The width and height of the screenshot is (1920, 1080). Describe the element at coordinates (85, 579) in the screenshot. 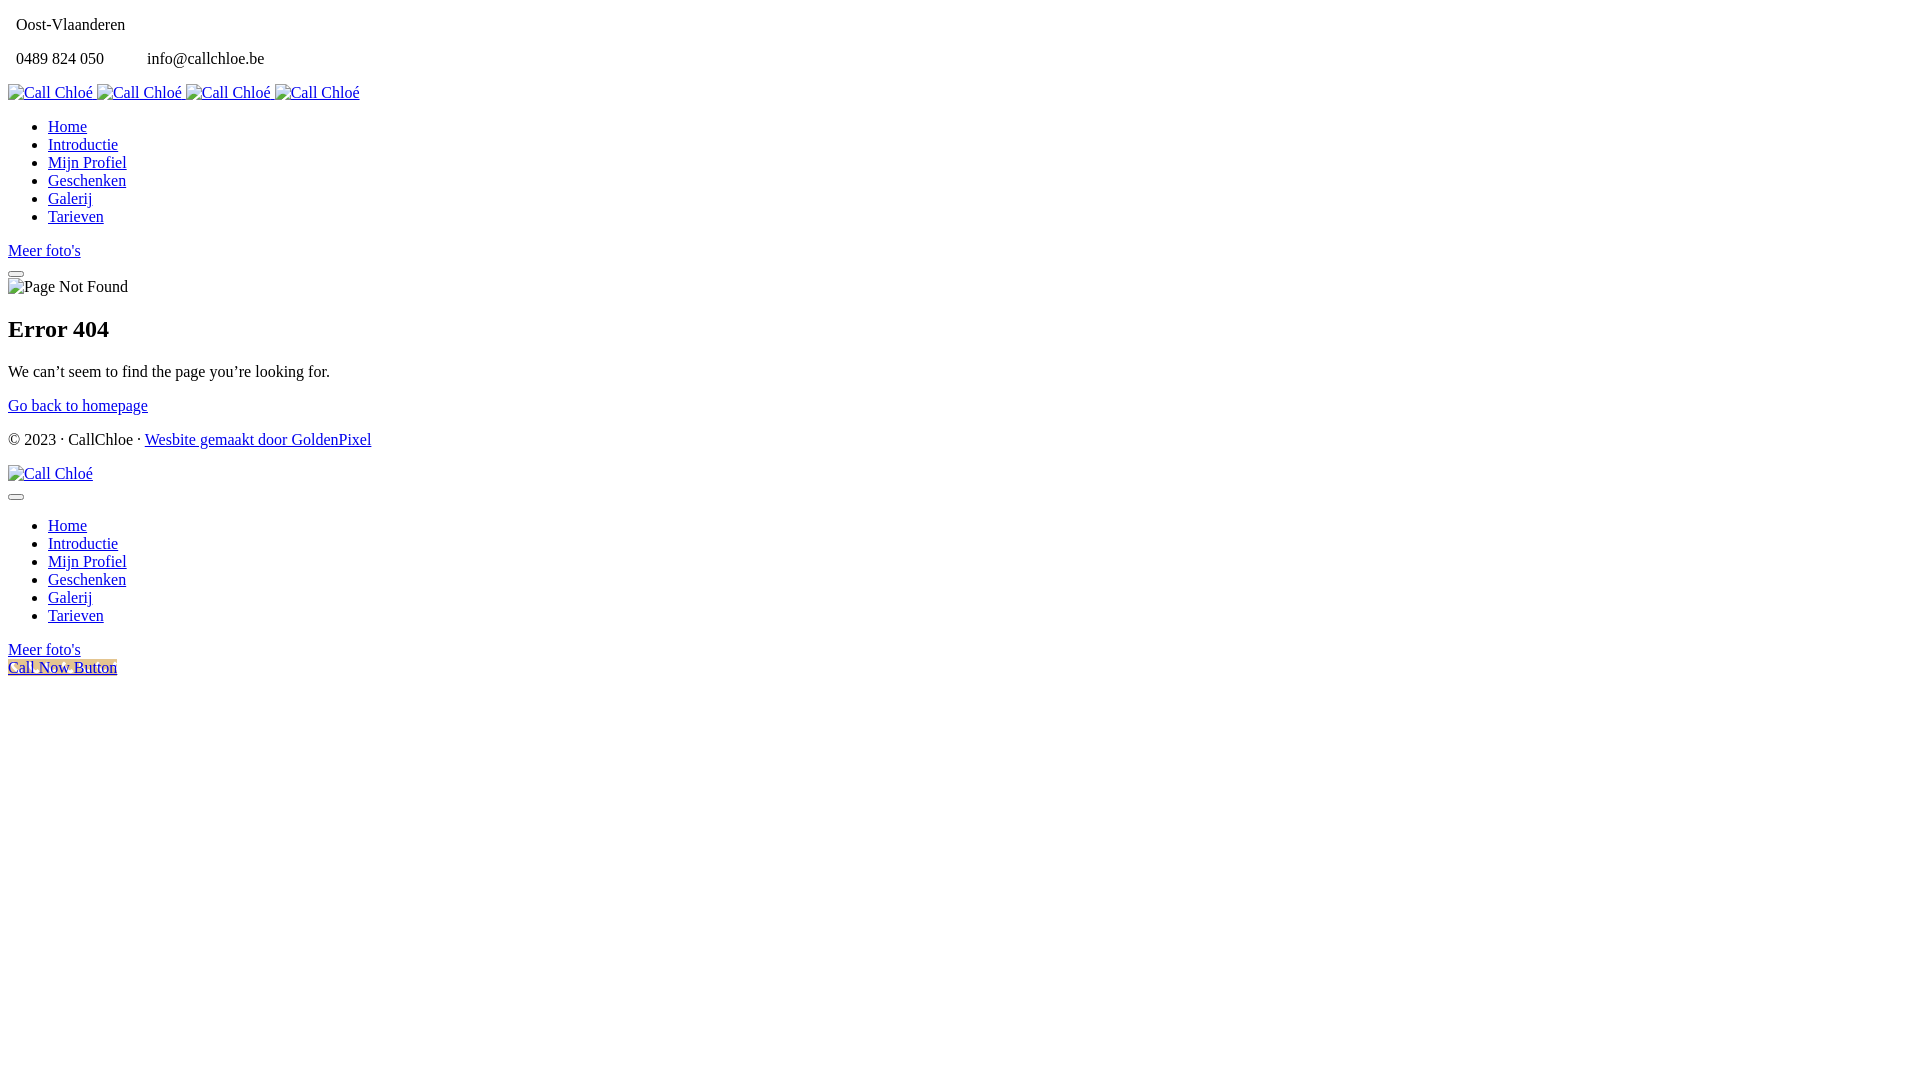

I see `'Geschenken'` at that location.